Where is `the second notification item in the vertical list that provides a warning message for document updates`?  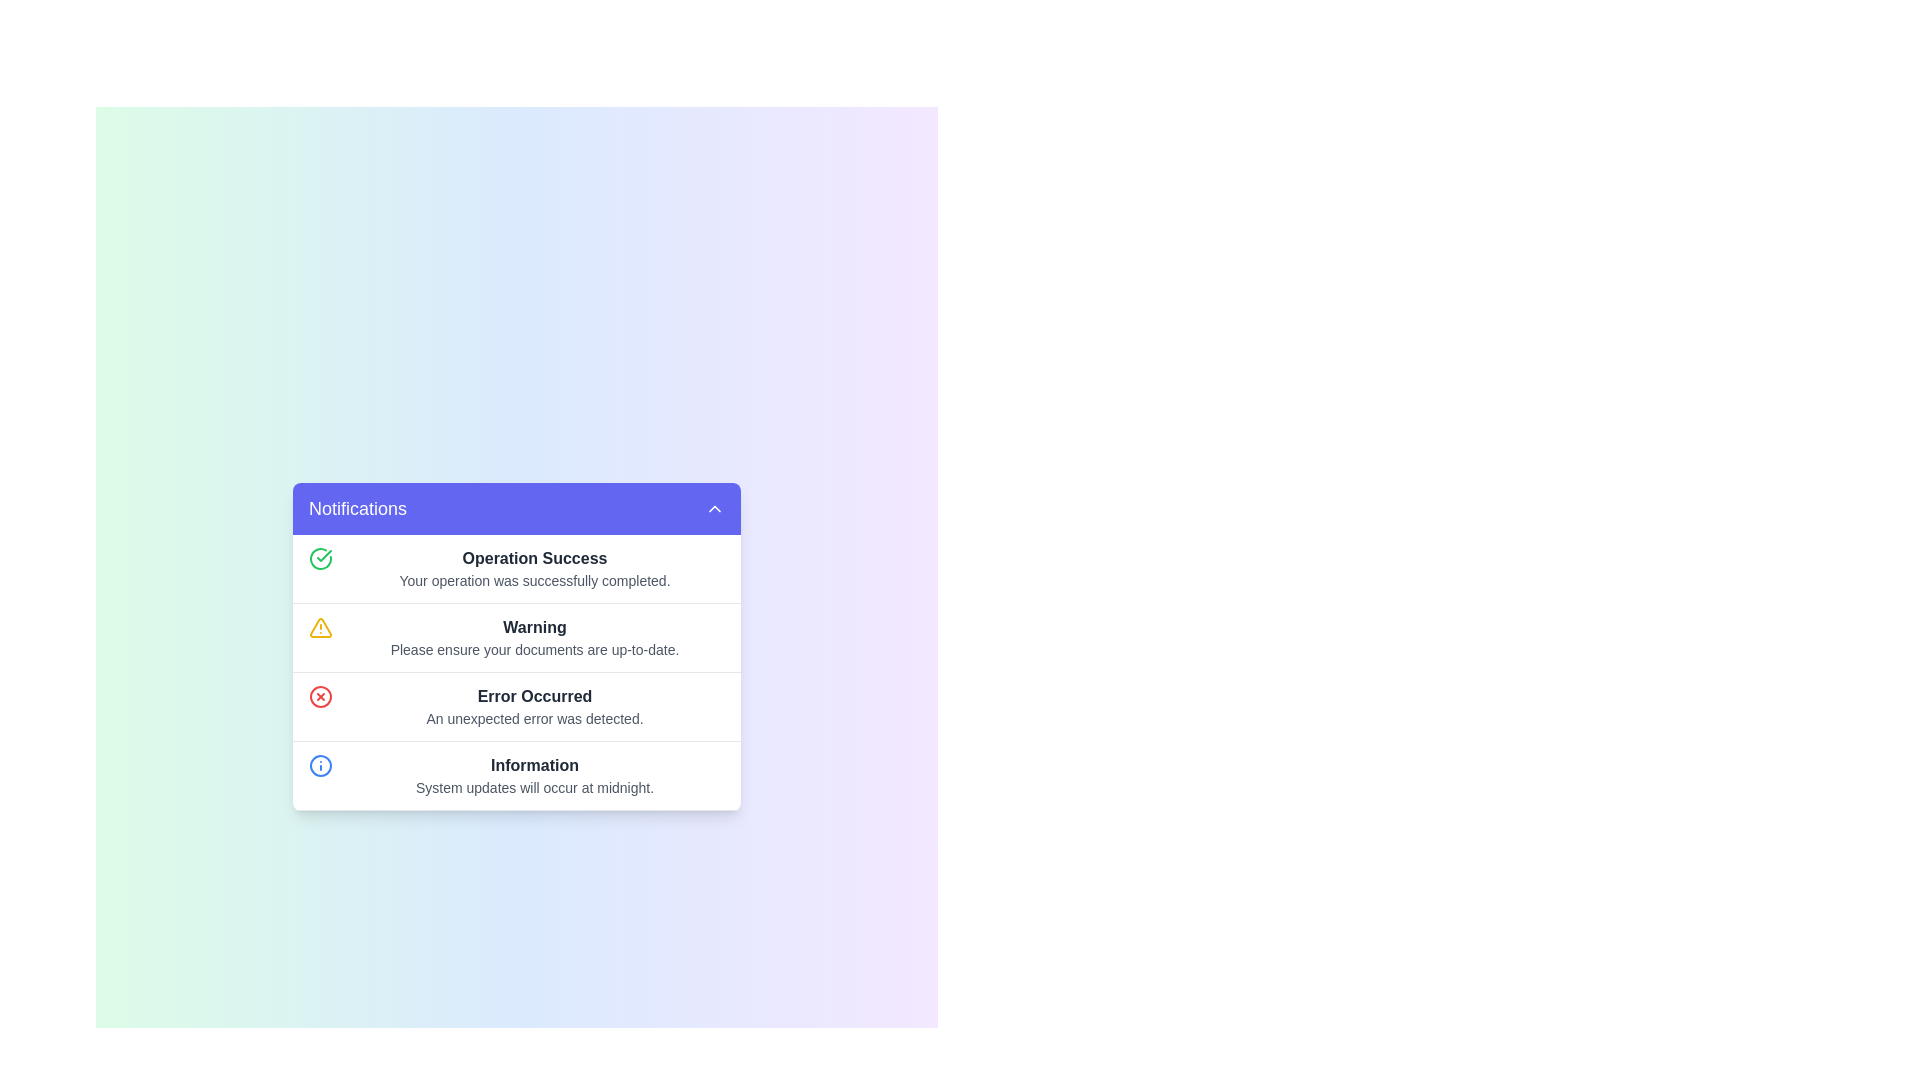
the second notification item in the vertical list that provides a warning message for document updates is located at coordinates (517, 638).